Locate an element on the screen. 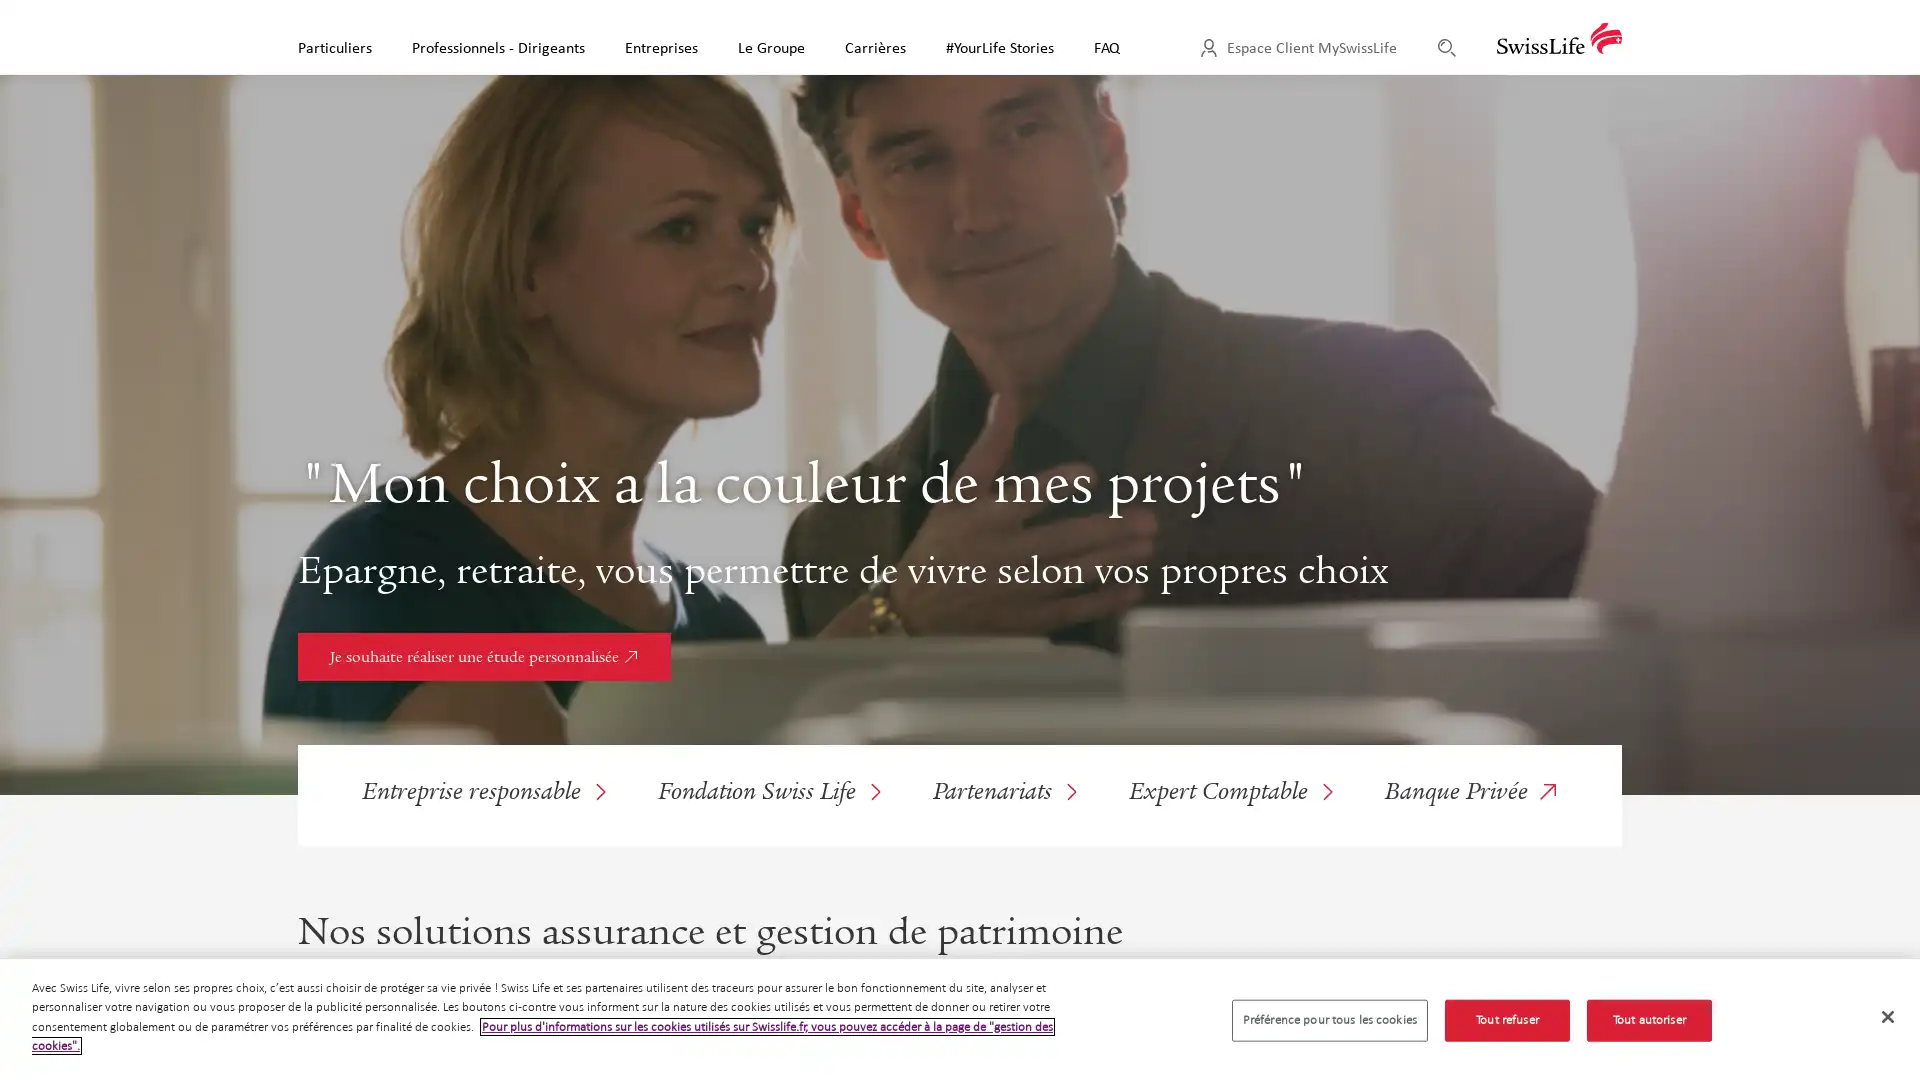 The image size is (1920, 1080). Tout autoriser is located at coordinates (1648, 1020).